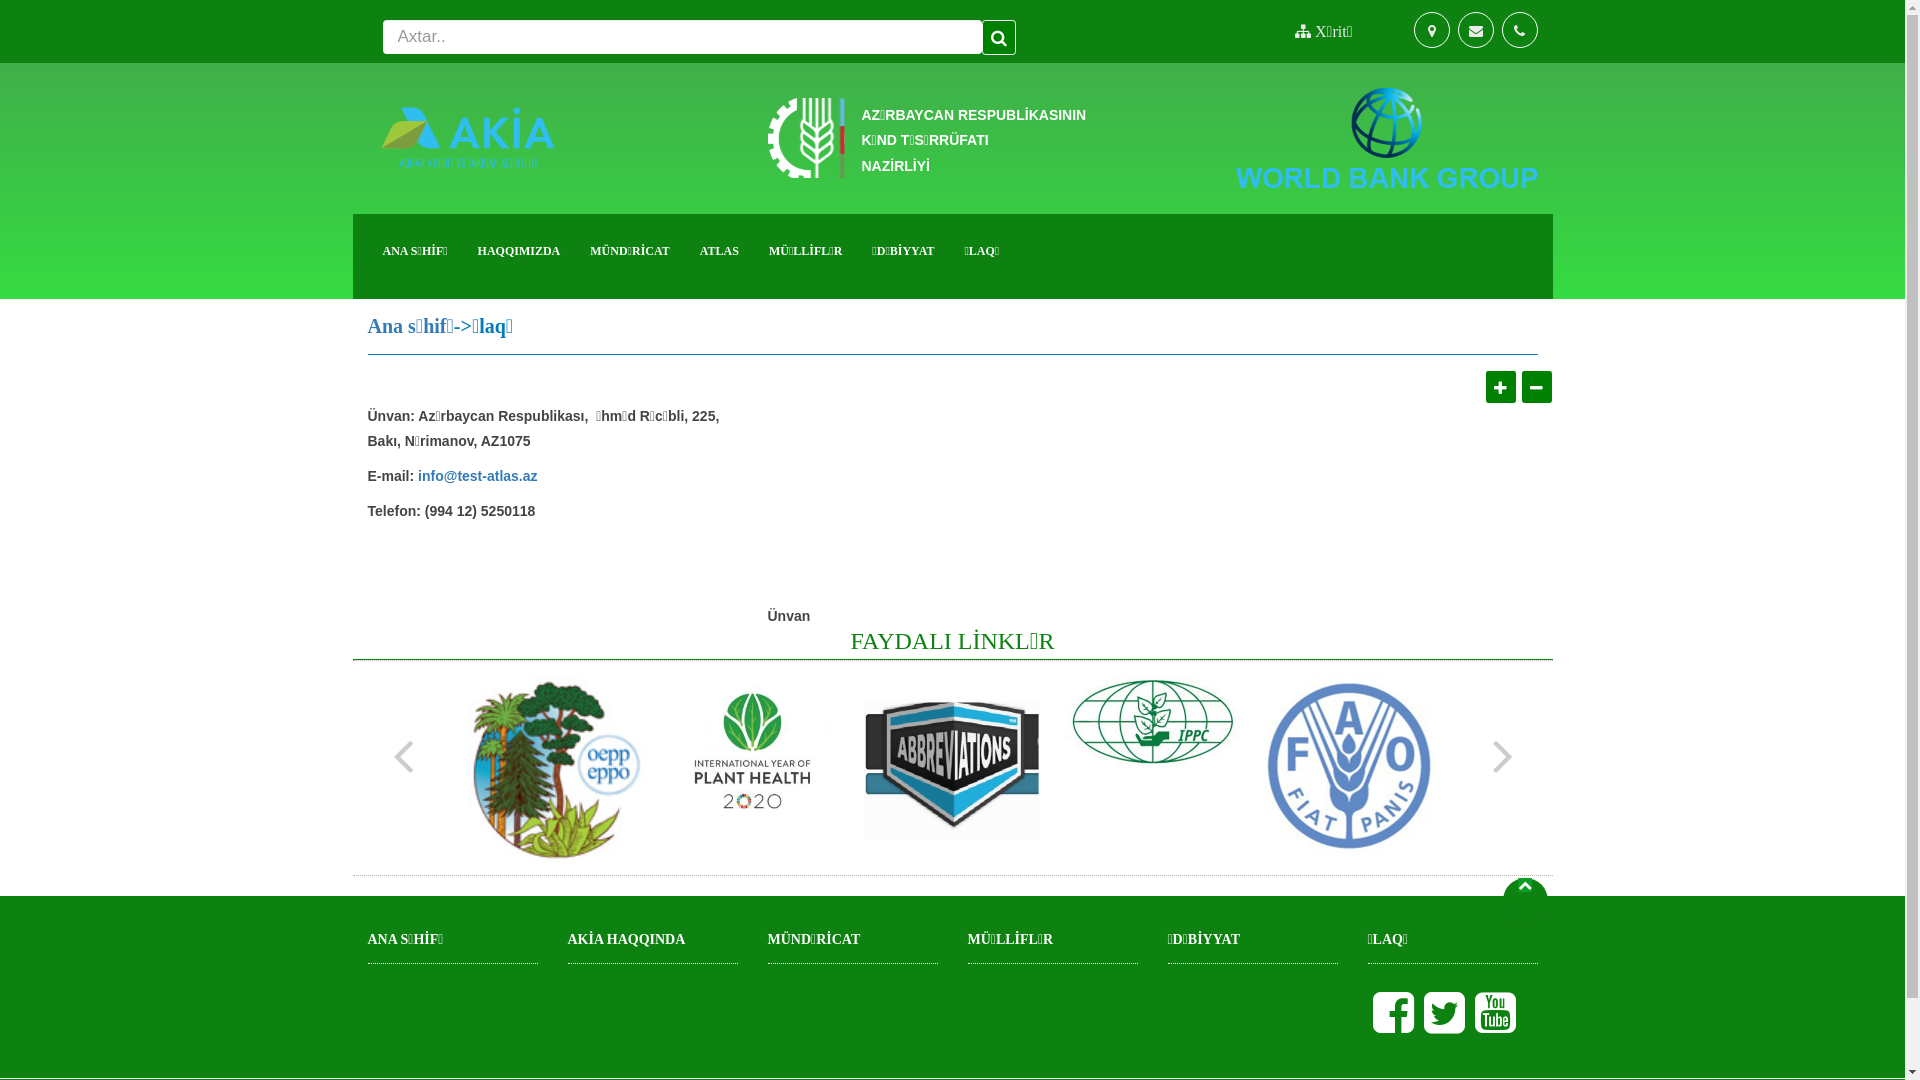  I want to click on '@test-atlas.az', so click(443, 478).